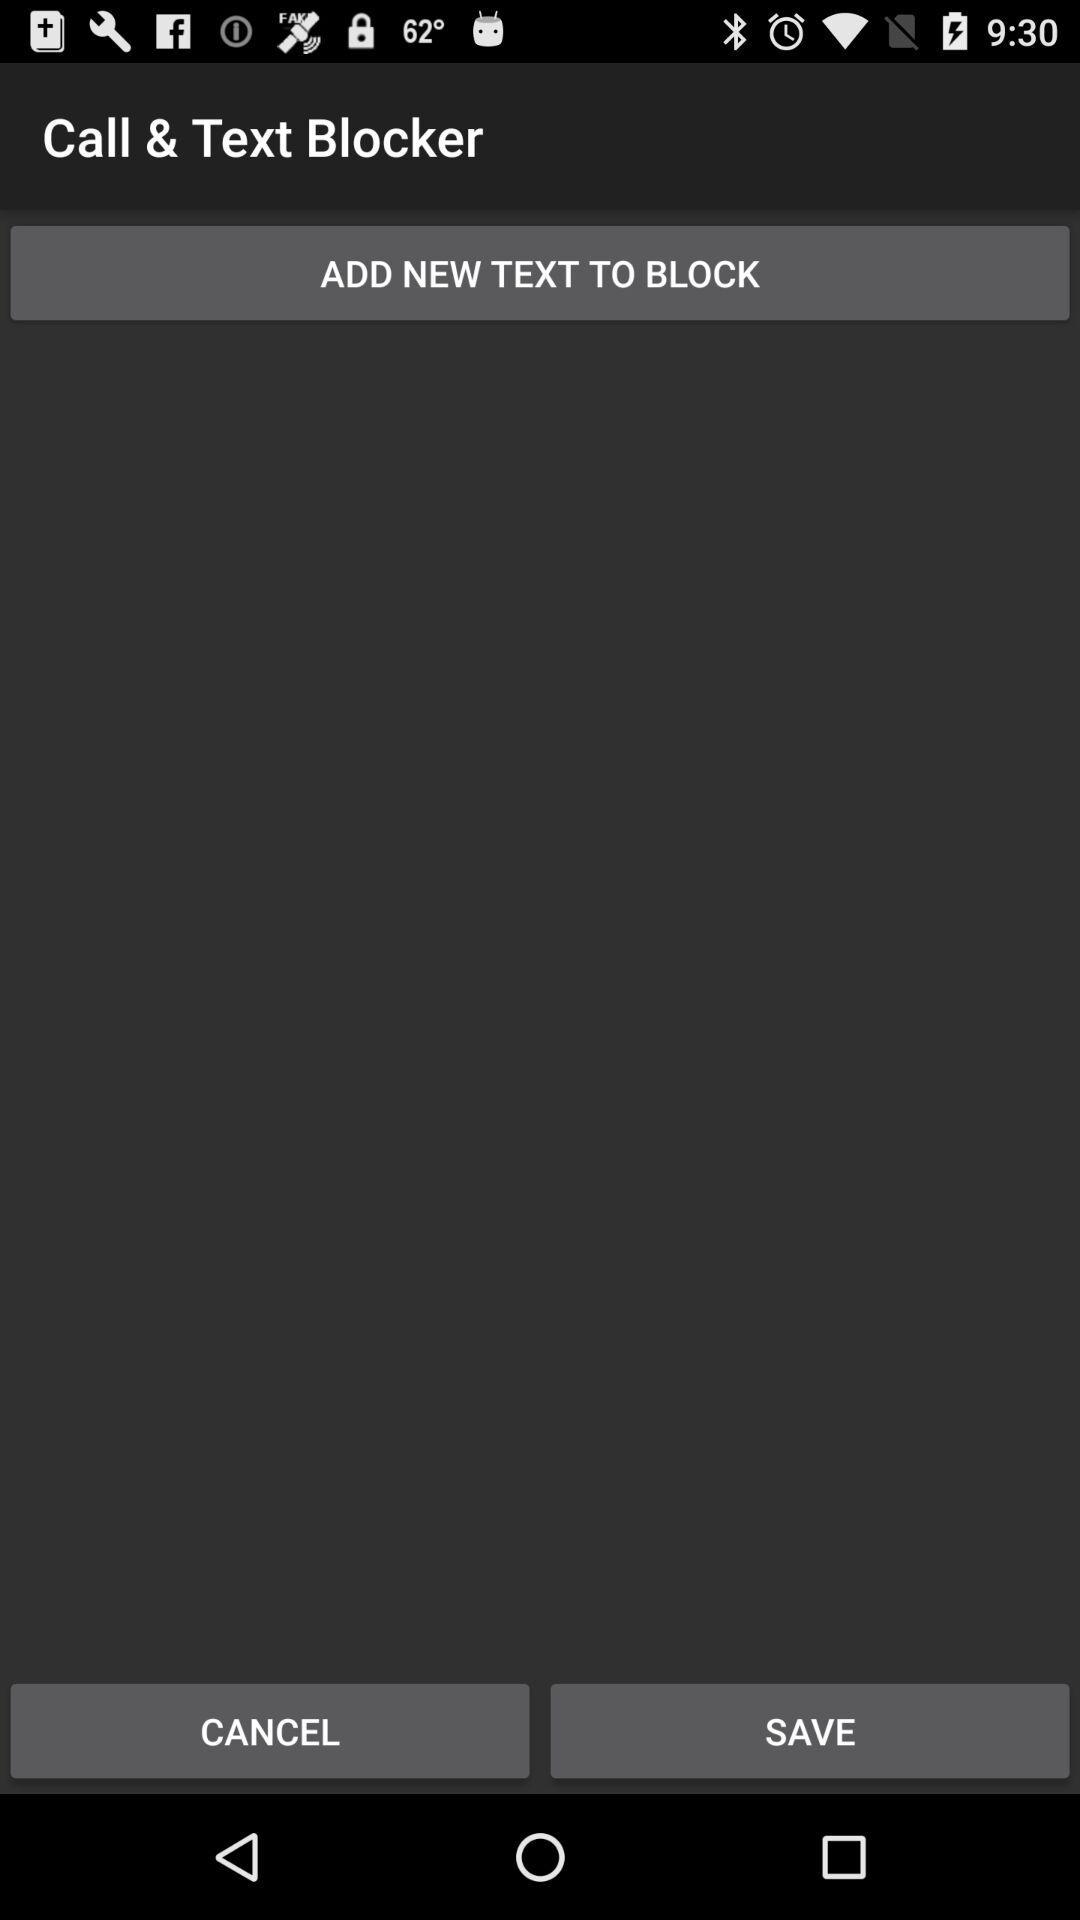 Image resolution: width=1080 pixels, height=1920 pixels. Describe the element at coordinates (810, 1730) in the screenshot. I see `button next to cancel button` at that location.